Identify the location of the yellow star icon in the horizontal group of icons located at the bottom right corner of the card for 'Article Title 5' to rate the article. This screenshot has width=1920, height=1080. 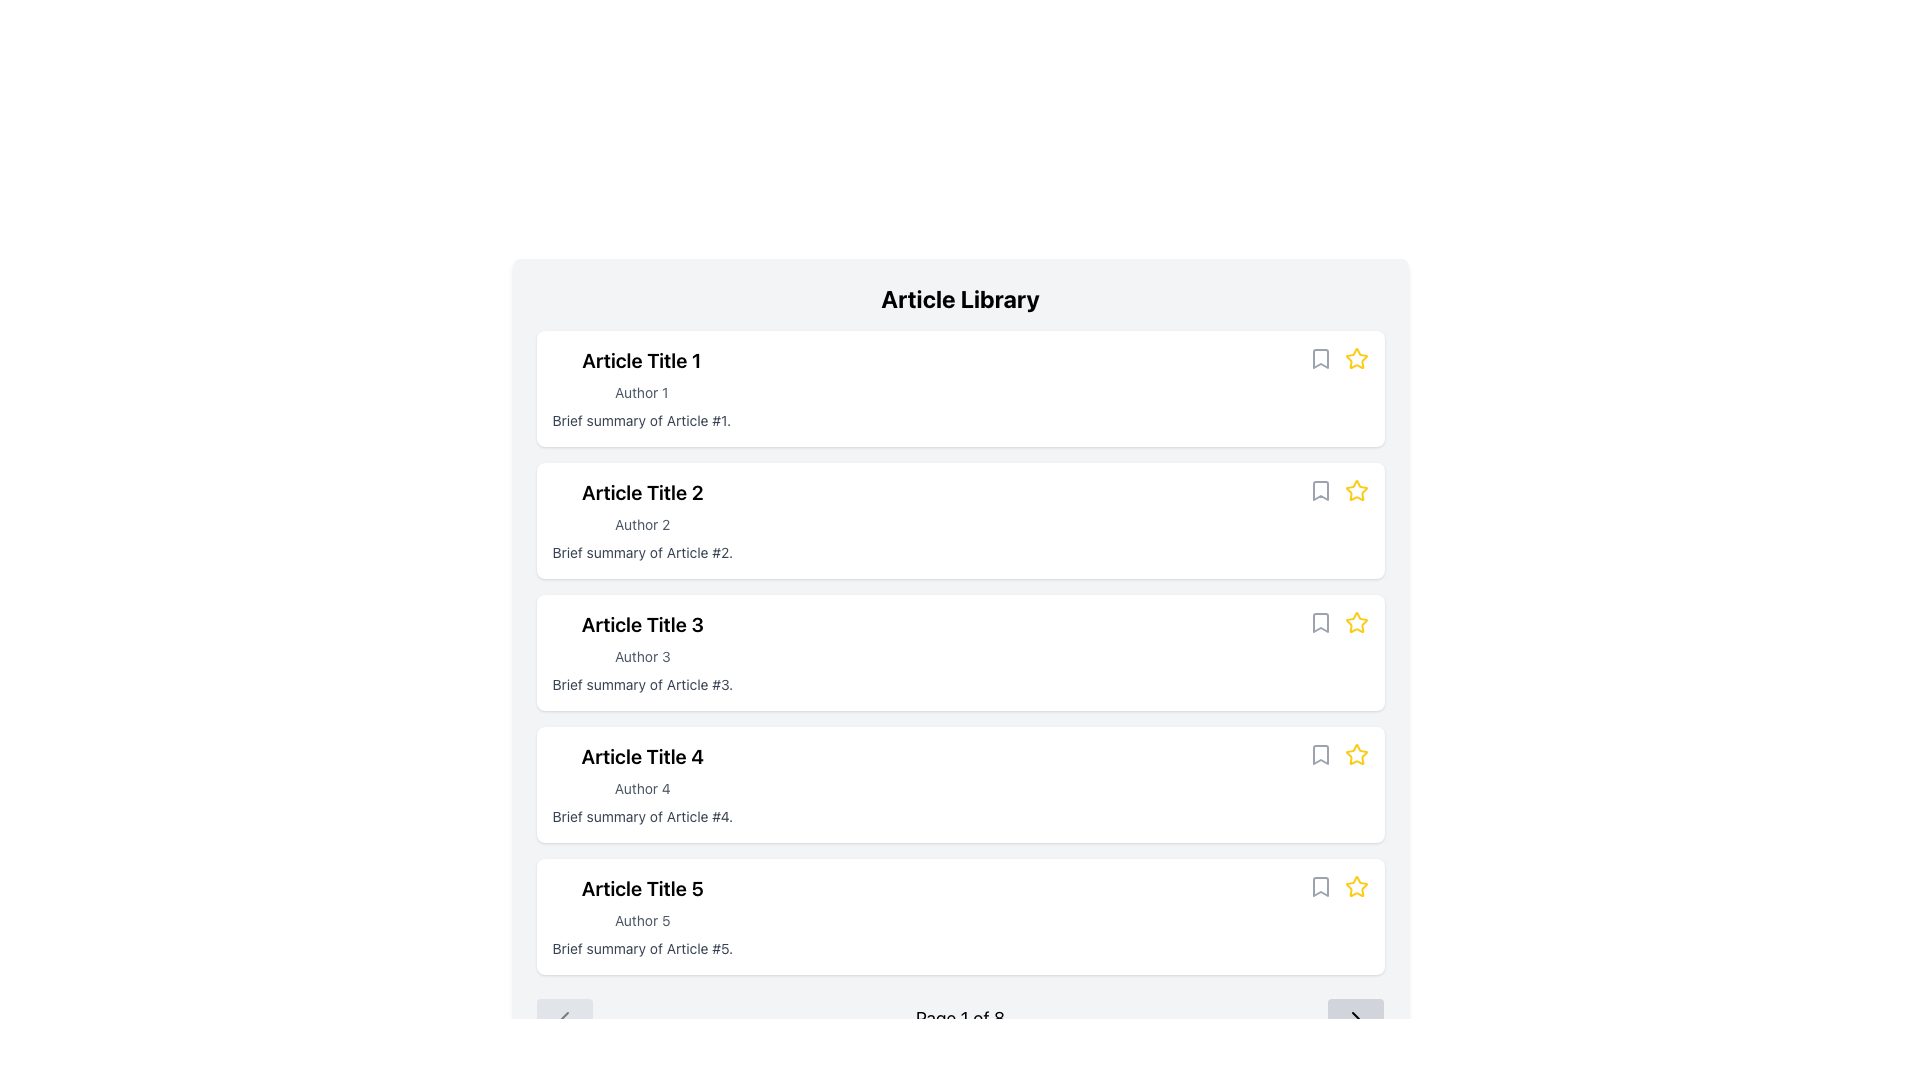
(1338, 886).